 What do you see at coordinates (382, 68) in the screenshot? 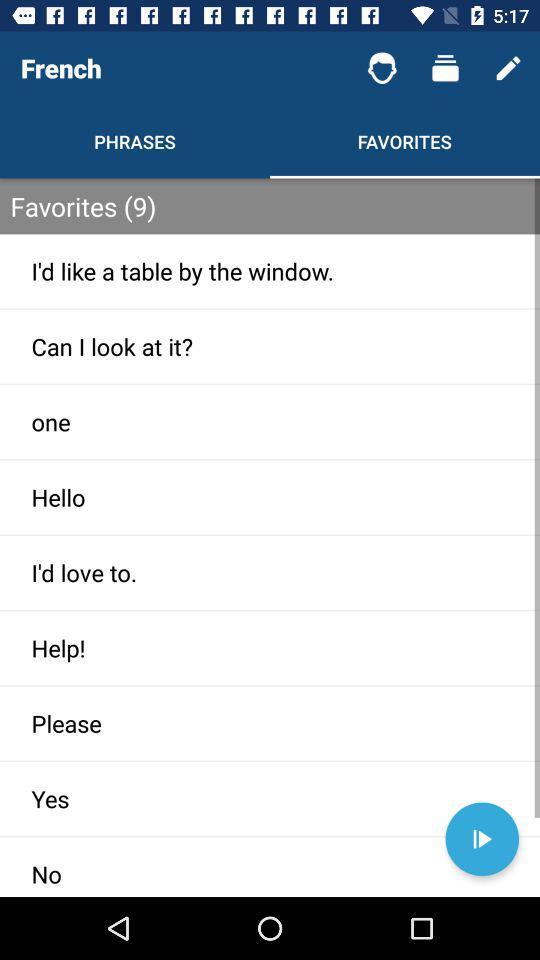
I see `icon next to the french` at bounding box center [382, 68].